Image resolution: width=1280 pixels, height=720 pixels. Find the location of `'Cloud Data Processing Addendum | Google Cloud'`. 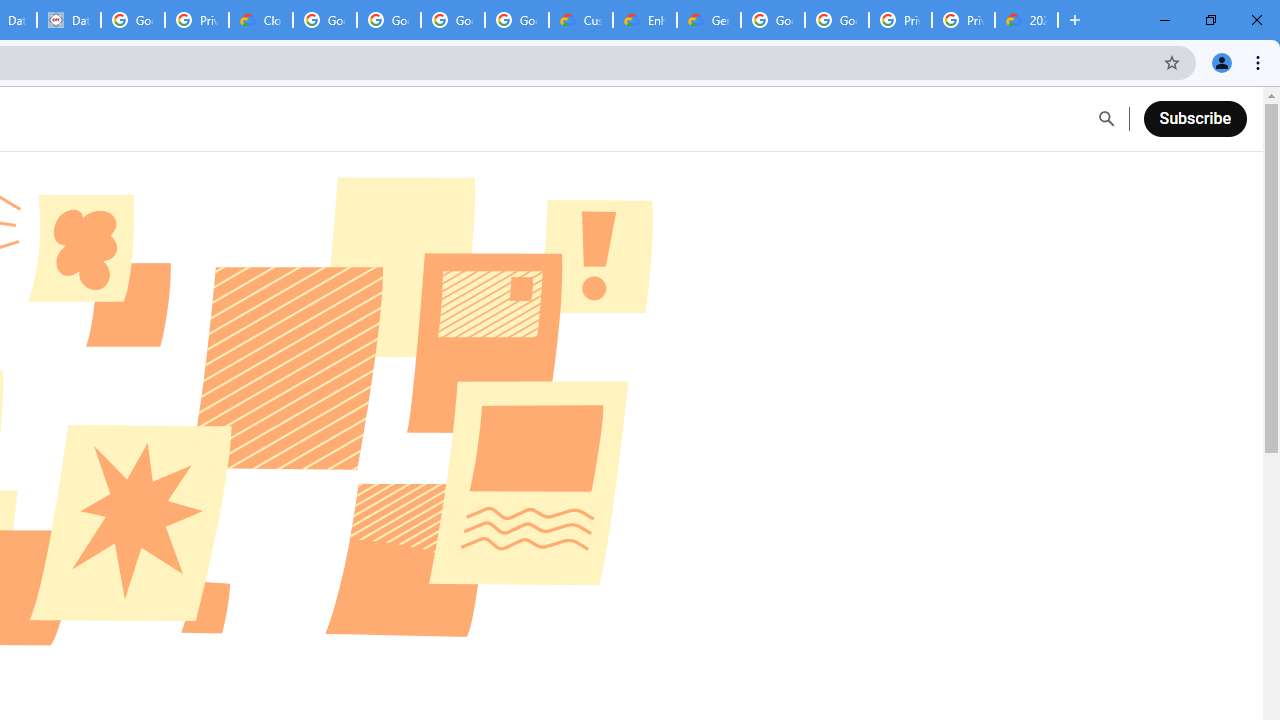

'Cloud Data Processing Addendum | Google Cloud' is located at coordinates (260, 20).